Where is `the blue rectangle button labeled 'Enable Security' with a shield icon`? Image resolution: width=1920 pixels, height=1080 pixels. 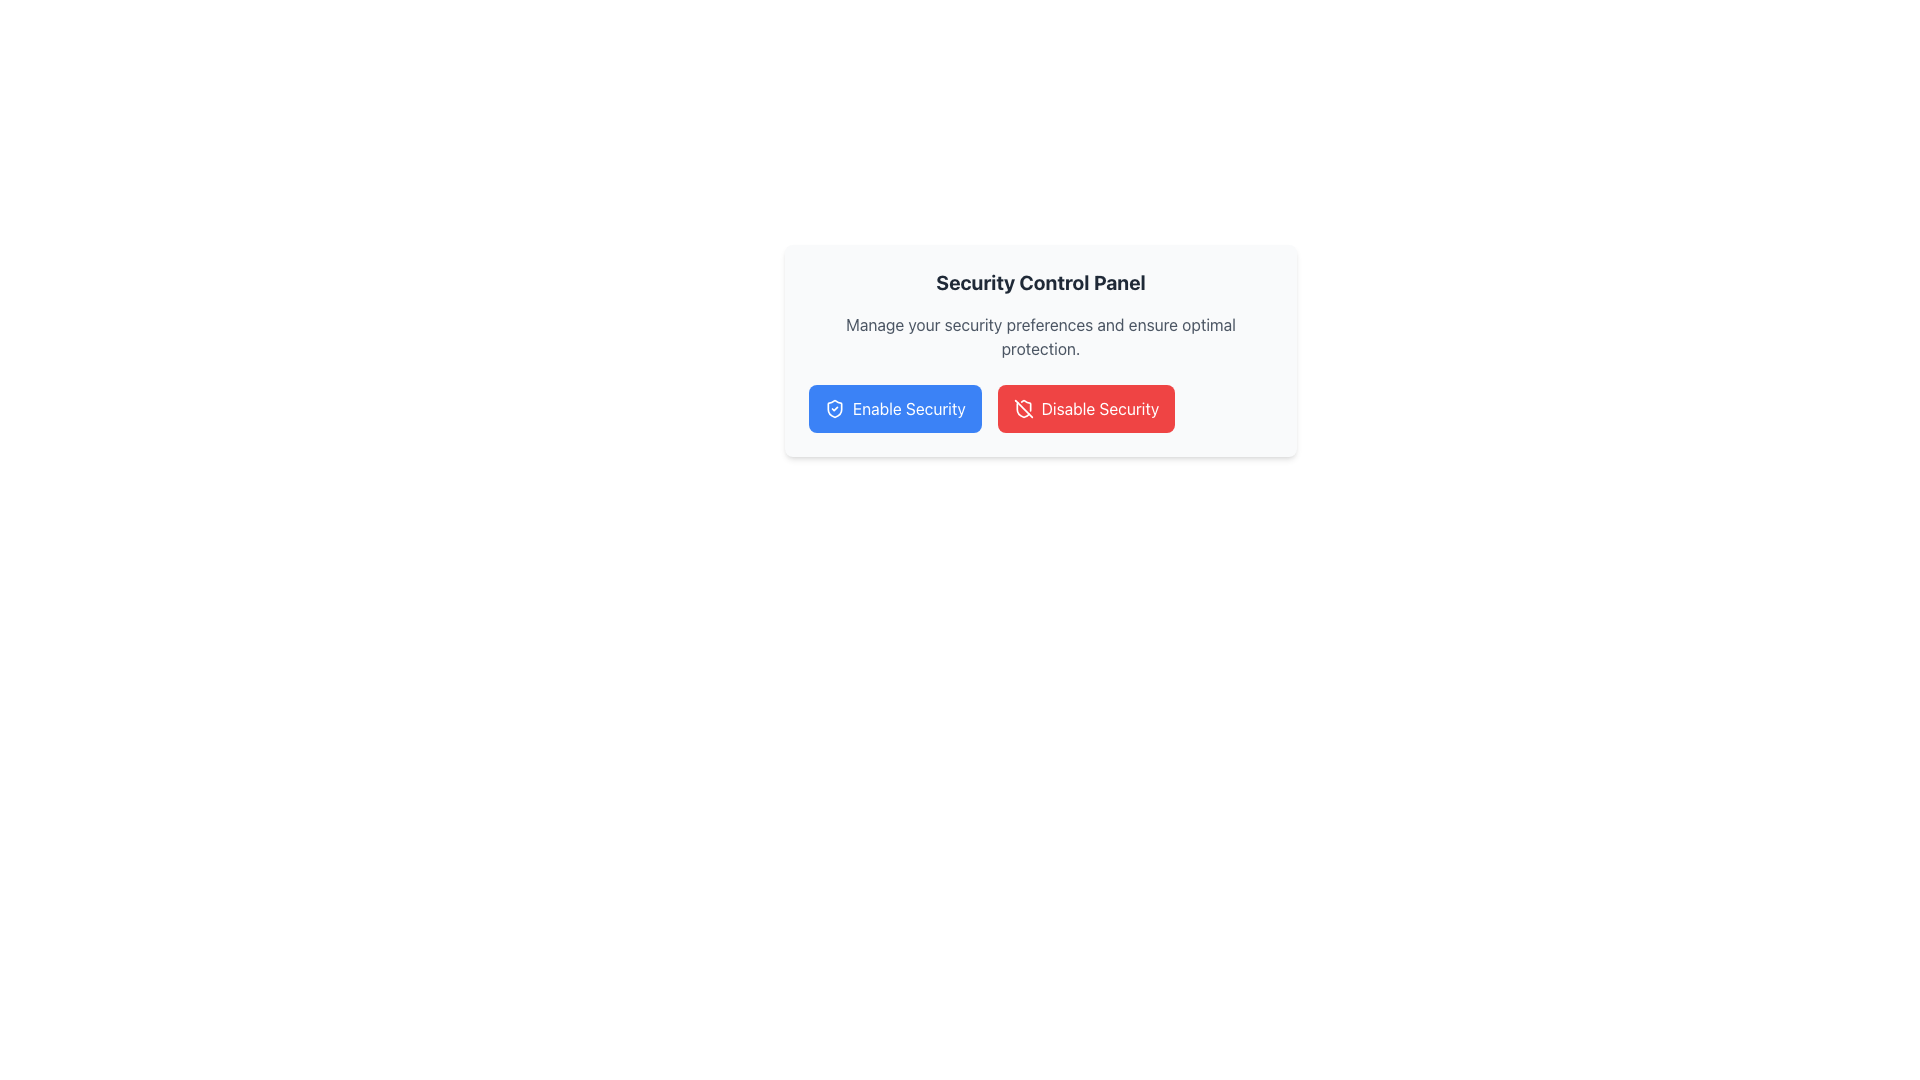 the blue rectangle button labeled 'Enable Security' with a shield icon is located at coordinates (894, 407).